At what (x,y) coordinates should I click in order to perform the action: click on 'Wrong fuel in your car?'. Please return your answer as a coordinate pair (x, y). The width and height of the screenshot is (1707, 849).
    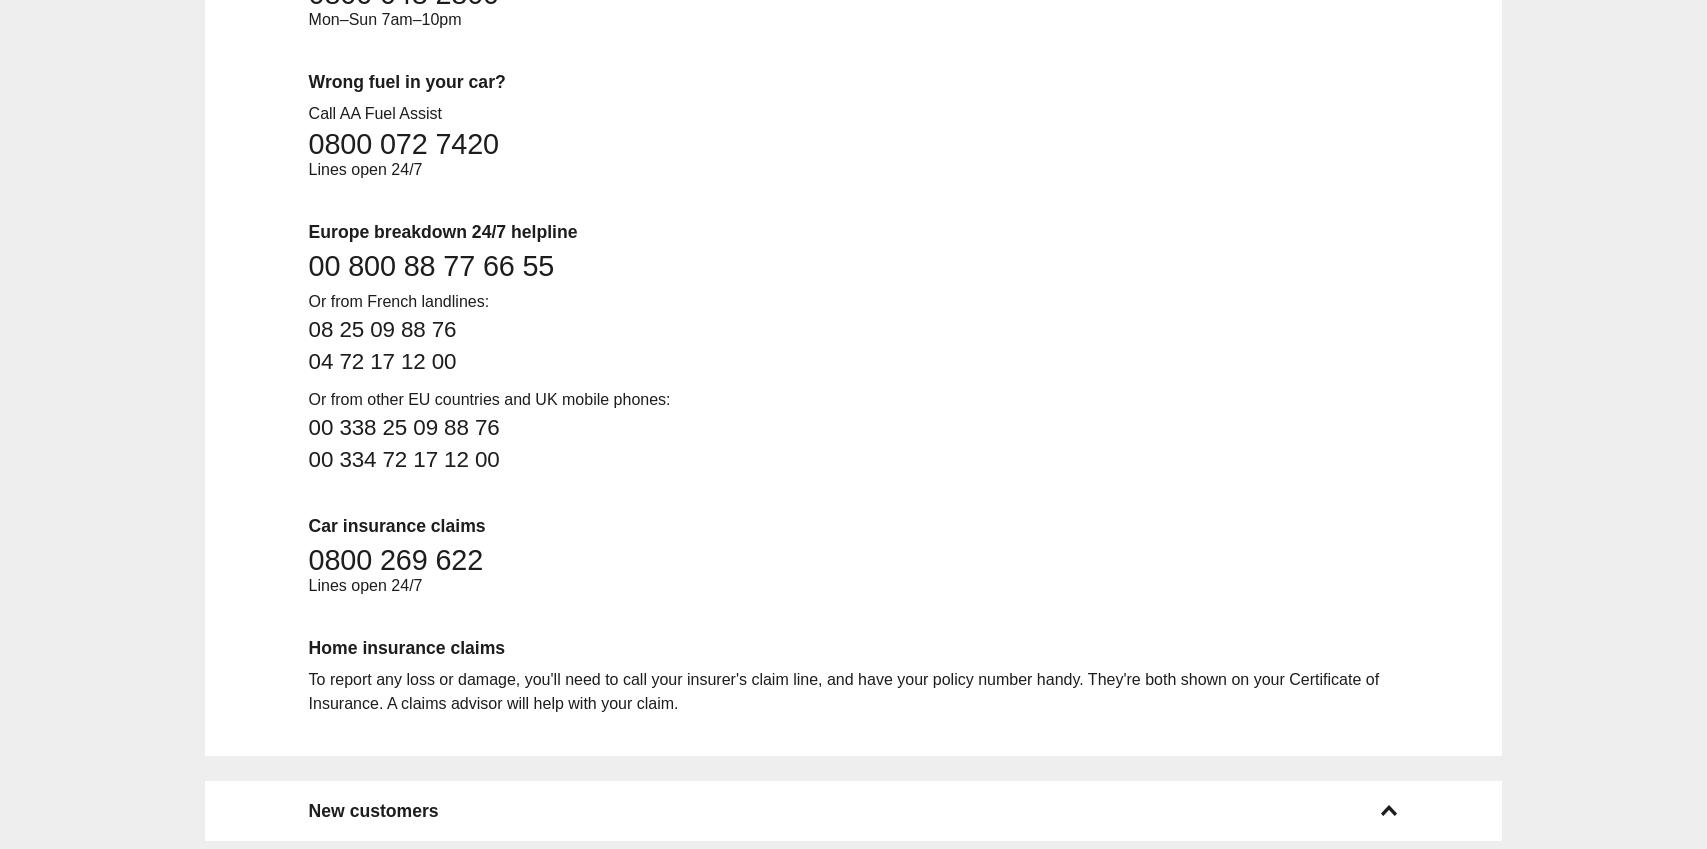
    Looking at the image, I should click on (406, 80).